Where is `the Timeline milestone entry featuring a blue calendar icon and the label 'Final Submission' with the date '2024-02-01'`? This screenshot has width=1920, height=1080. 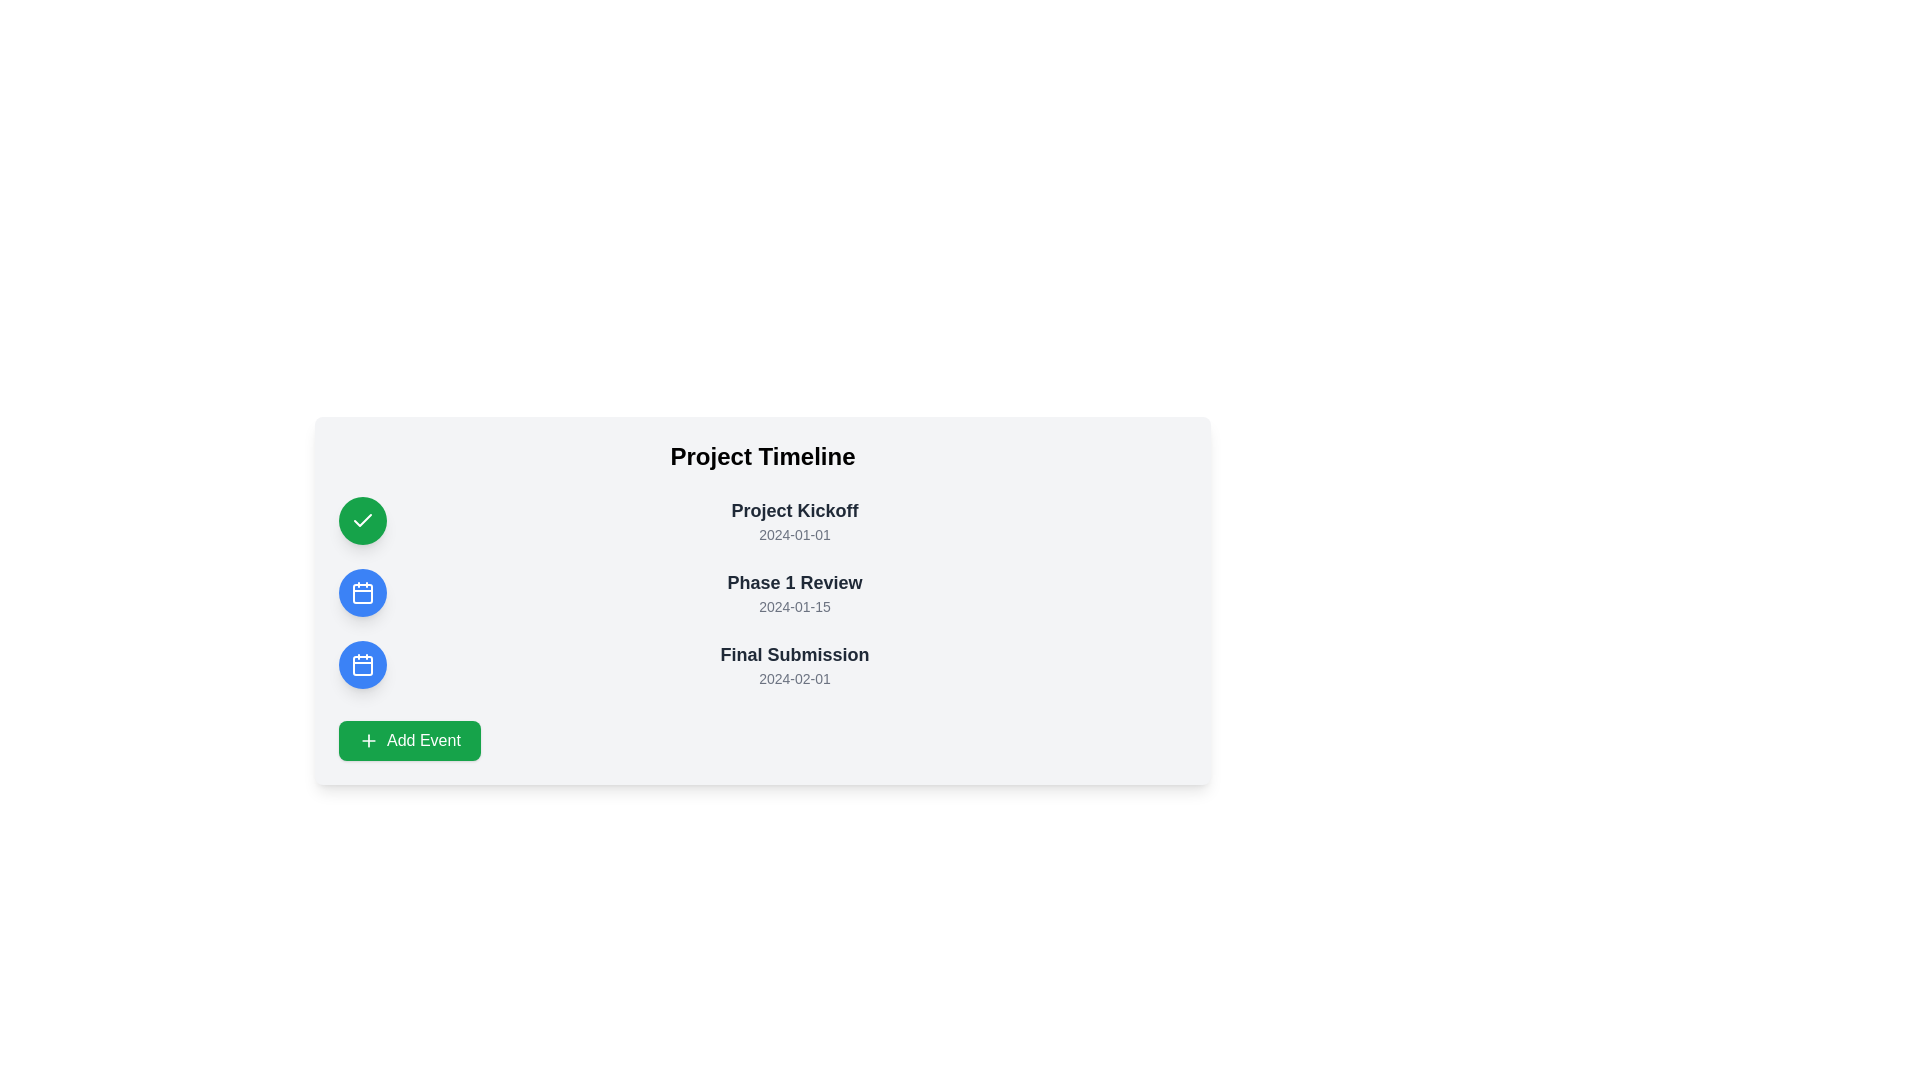
the Timeline milestone entry featuring a blue calendar icon and the label 'Final Submission' with the date '2024-02-01' is located at coordinates (762, 664).